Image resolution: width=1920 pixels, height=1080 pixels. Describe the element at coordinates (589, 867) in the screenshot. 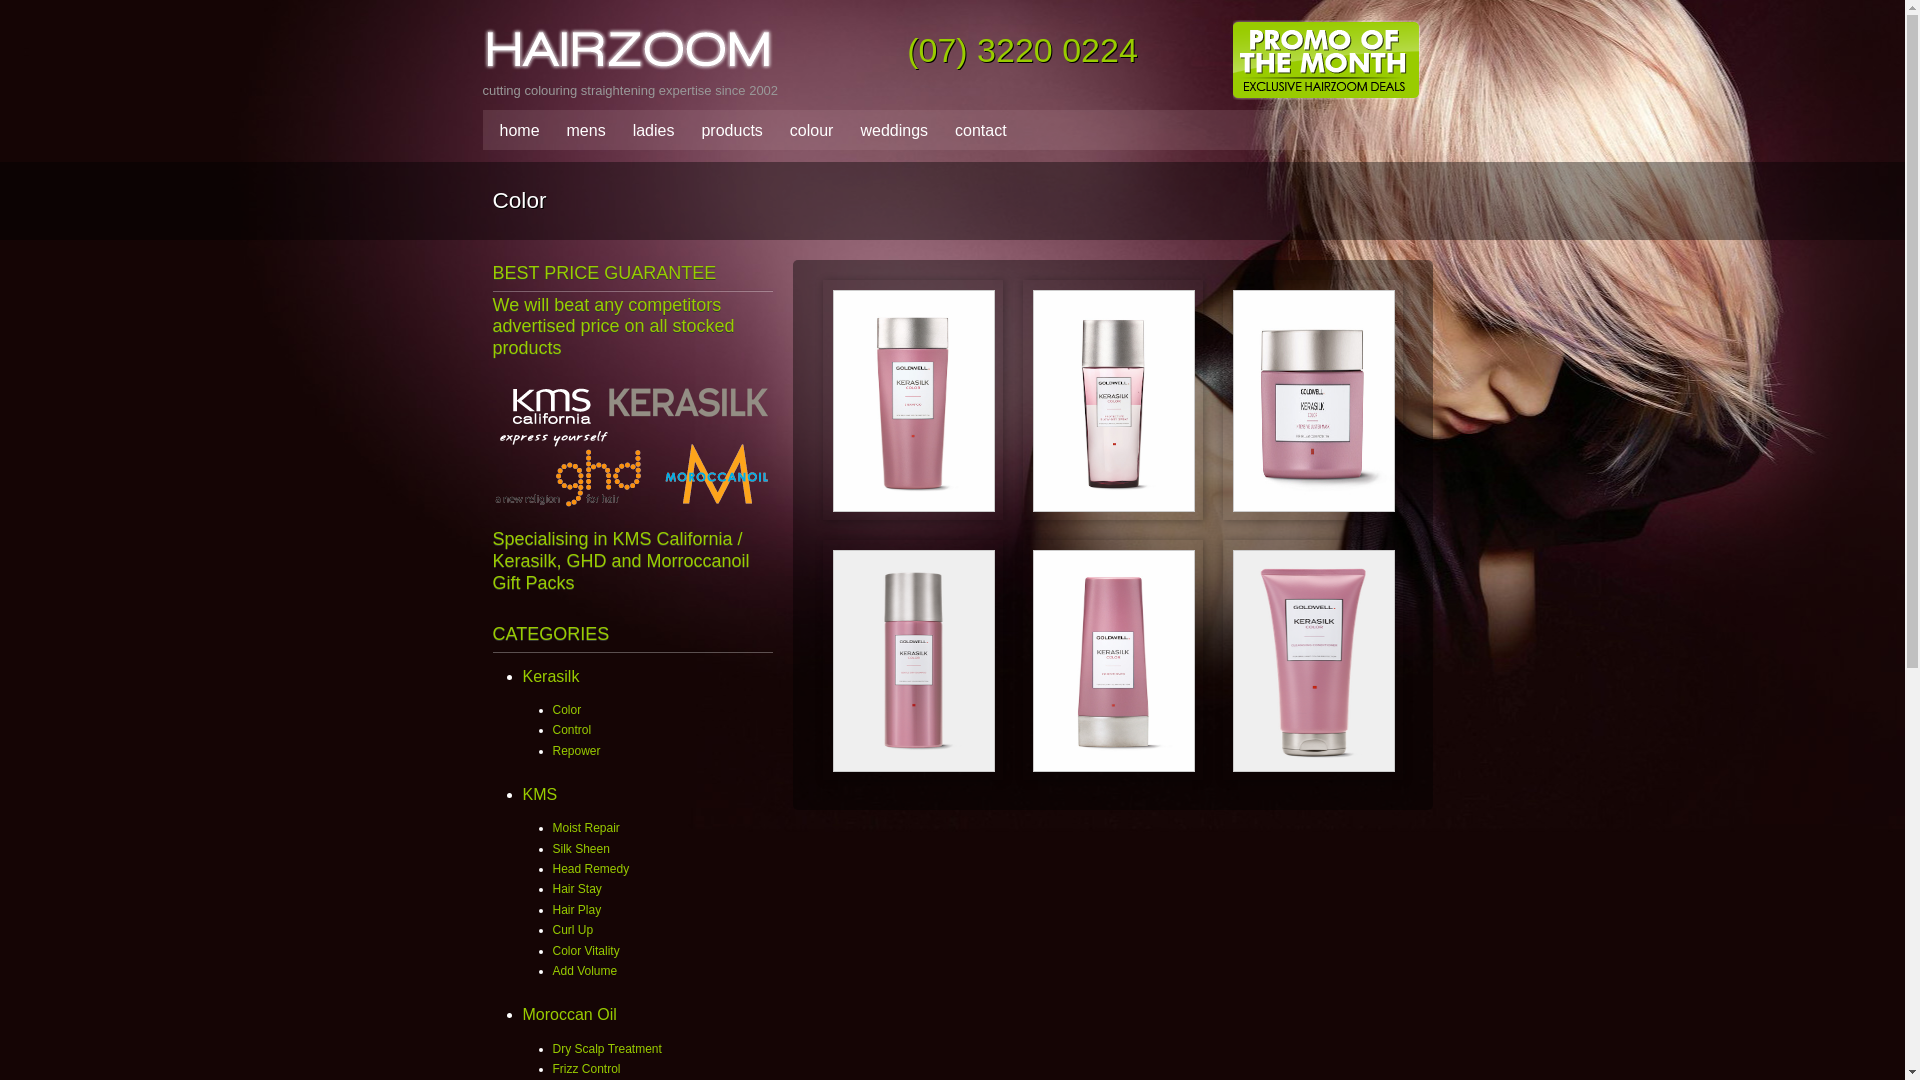

I see `'Head Remedy'` at that location.